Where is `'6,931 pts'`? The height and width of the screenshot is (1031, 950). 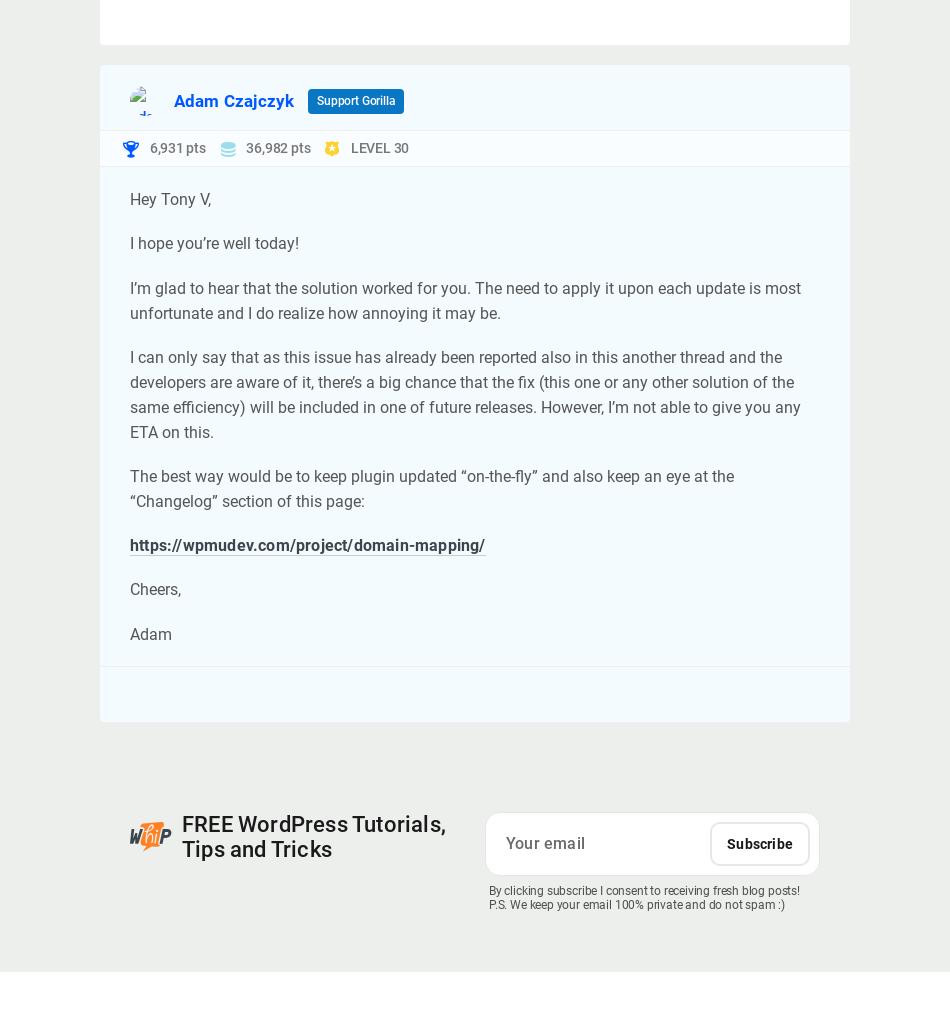
'6,931 pts' is located at coordinates (176, 146).